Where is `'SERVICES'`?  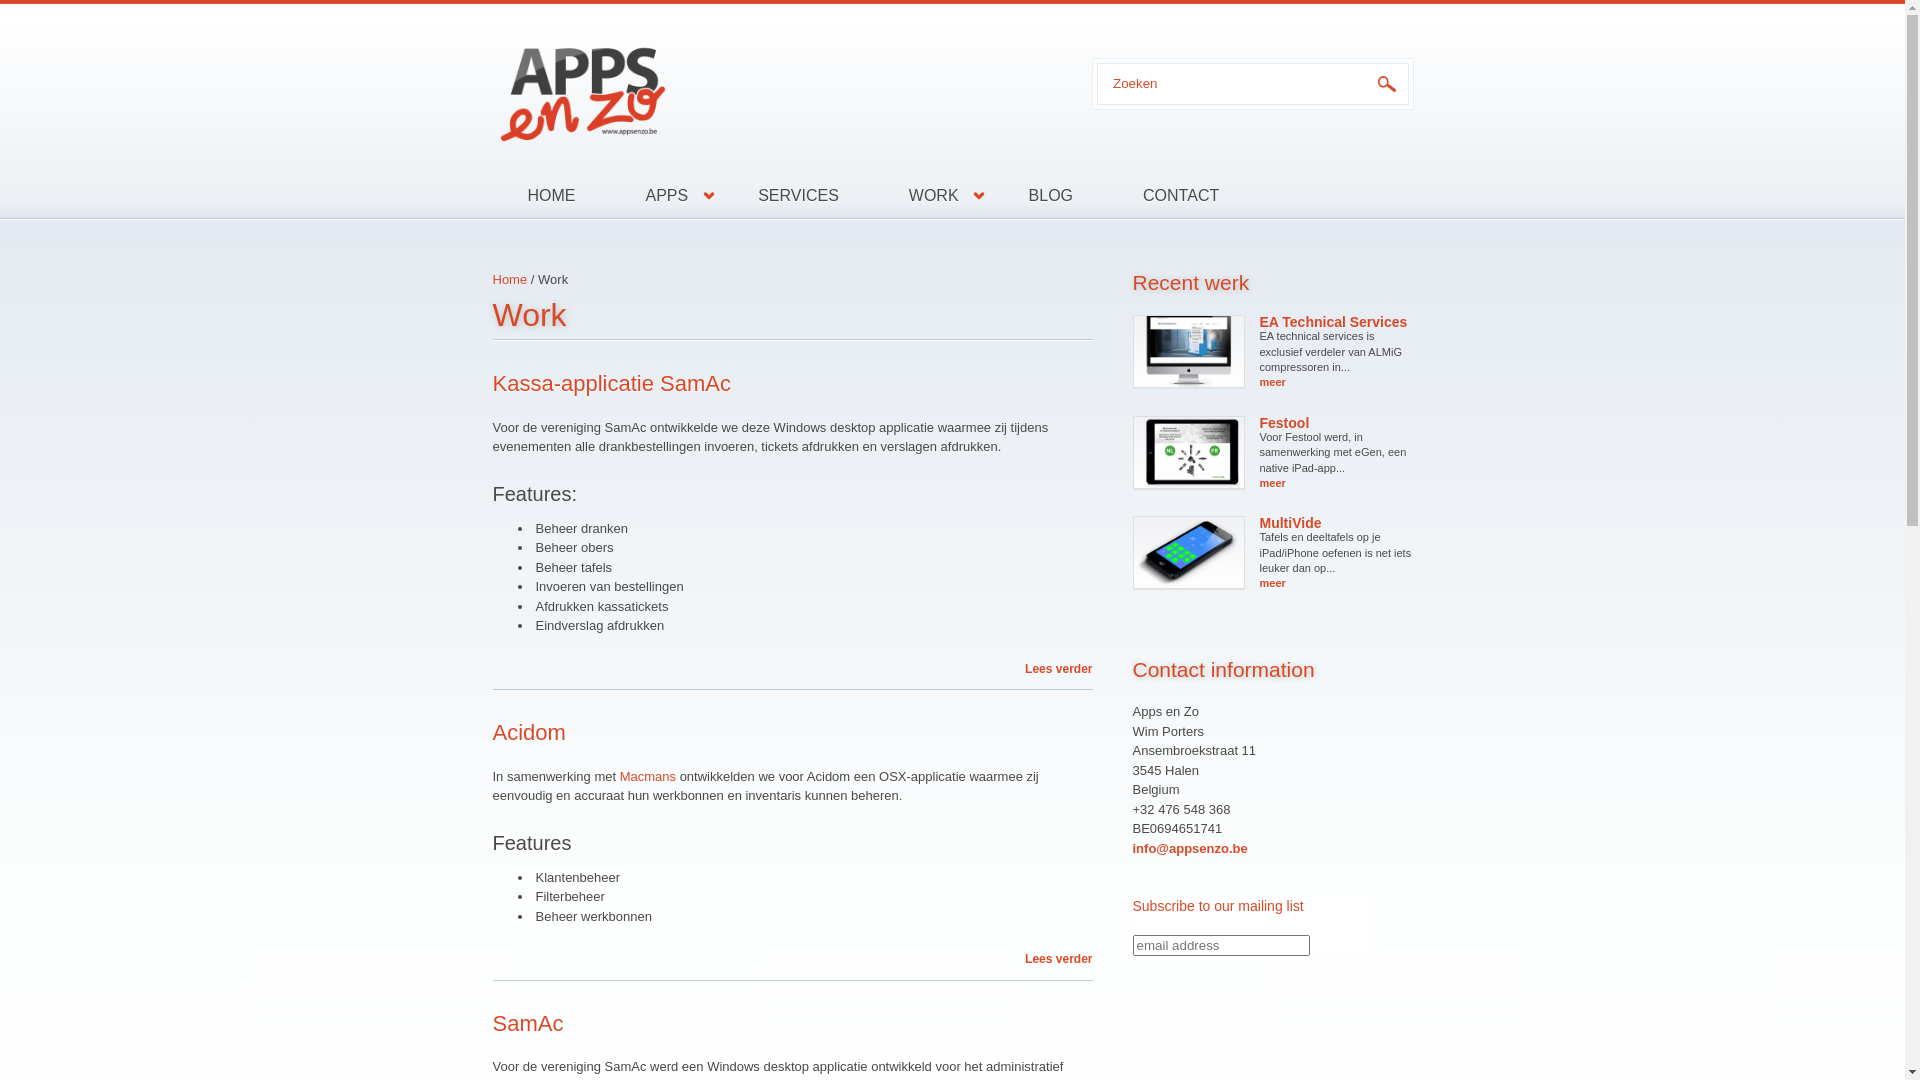 'SERVICES' is located at coordinates (797, 196).